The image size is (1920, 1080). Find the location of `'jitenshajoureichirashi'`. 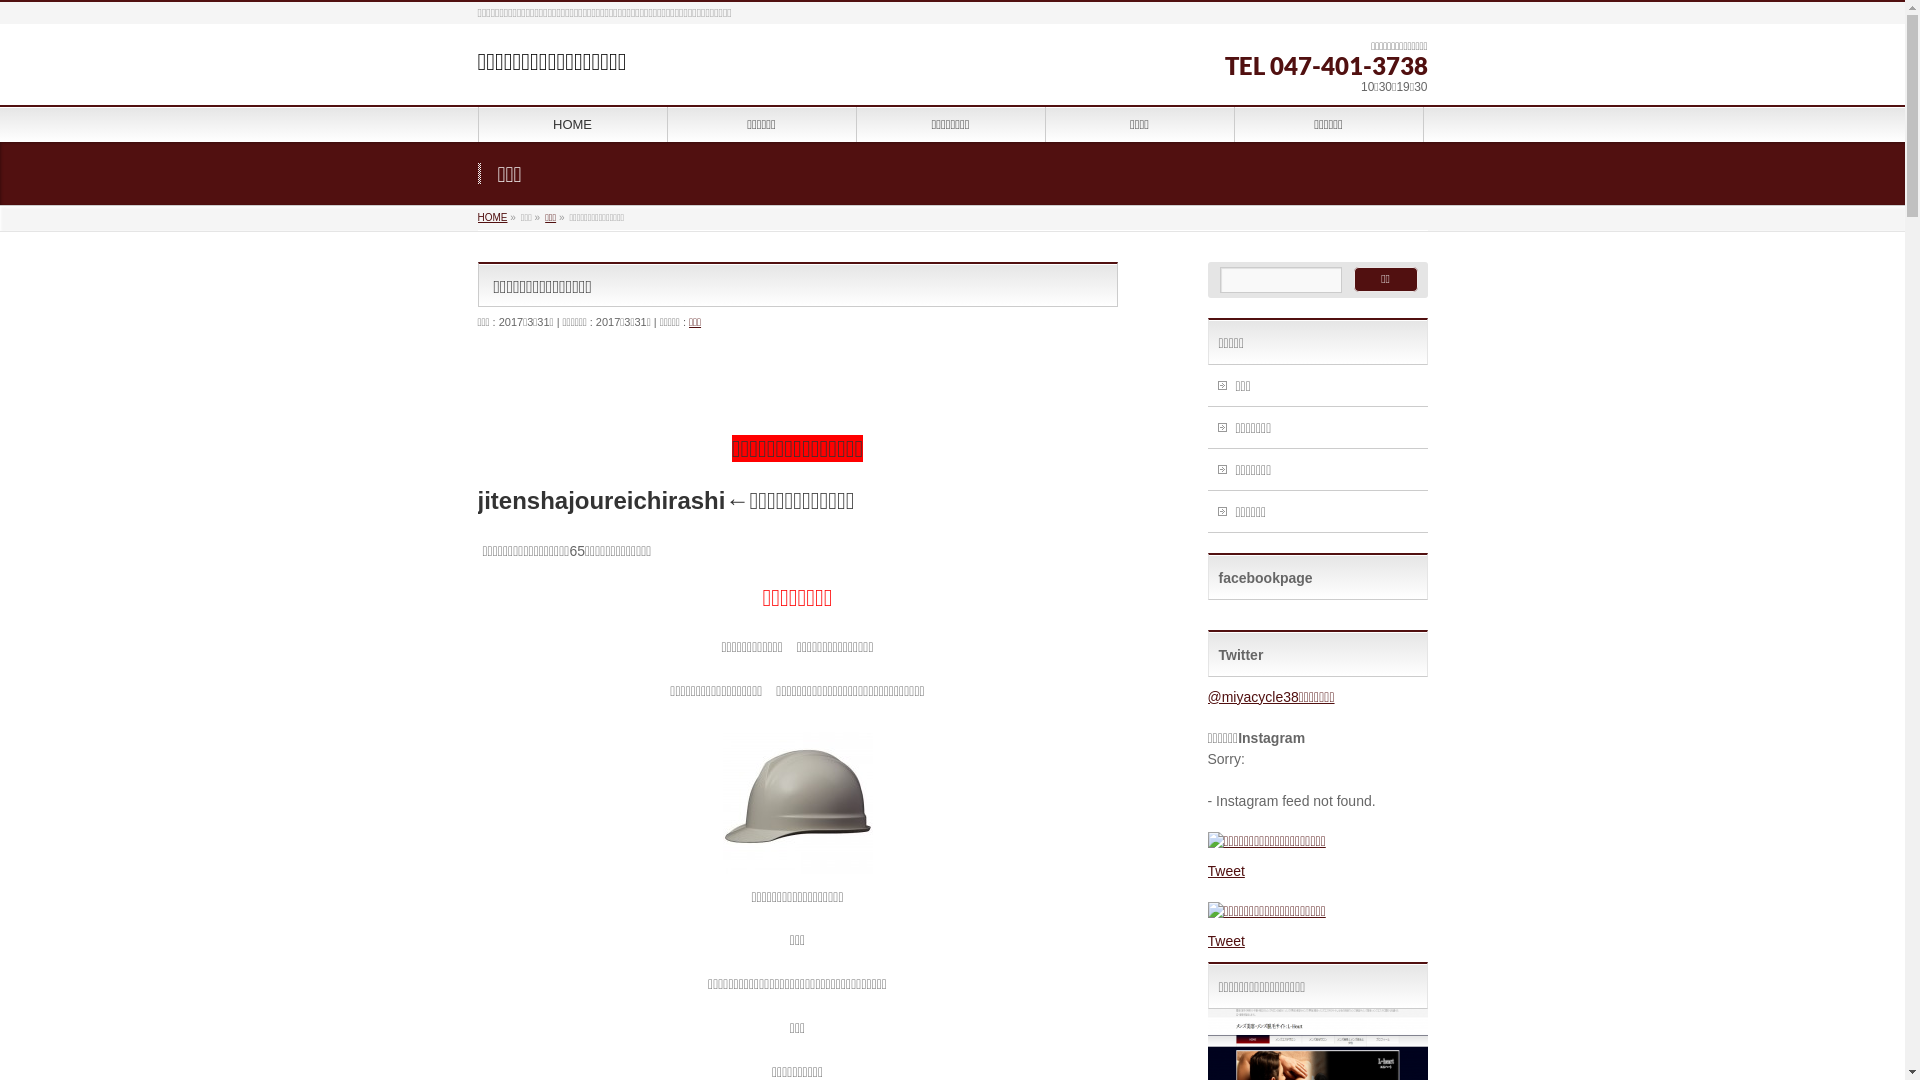

'jitenshajoureichirashi' is located at coordinates (600, 499).